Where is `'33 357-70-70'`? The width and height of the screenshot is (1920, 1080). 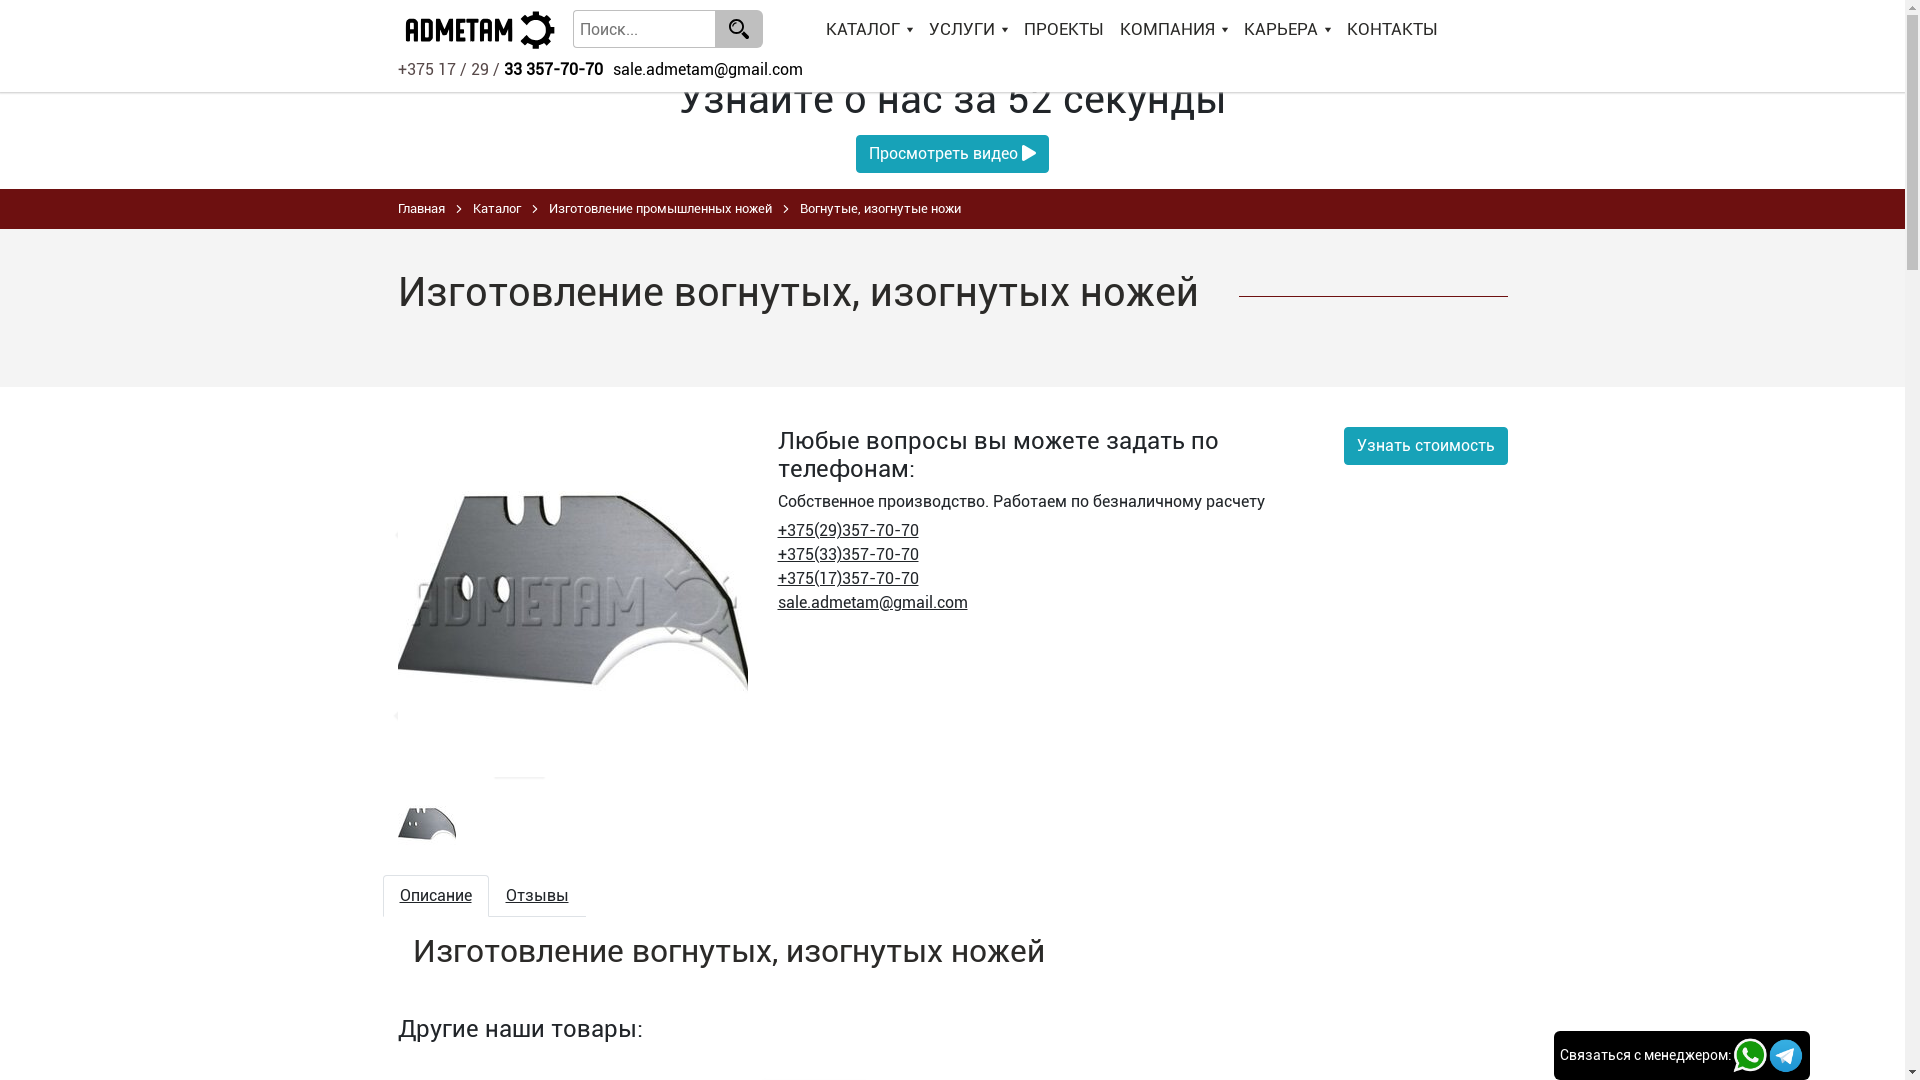
'33 357-70-70' is located at coordinates (553, 68).